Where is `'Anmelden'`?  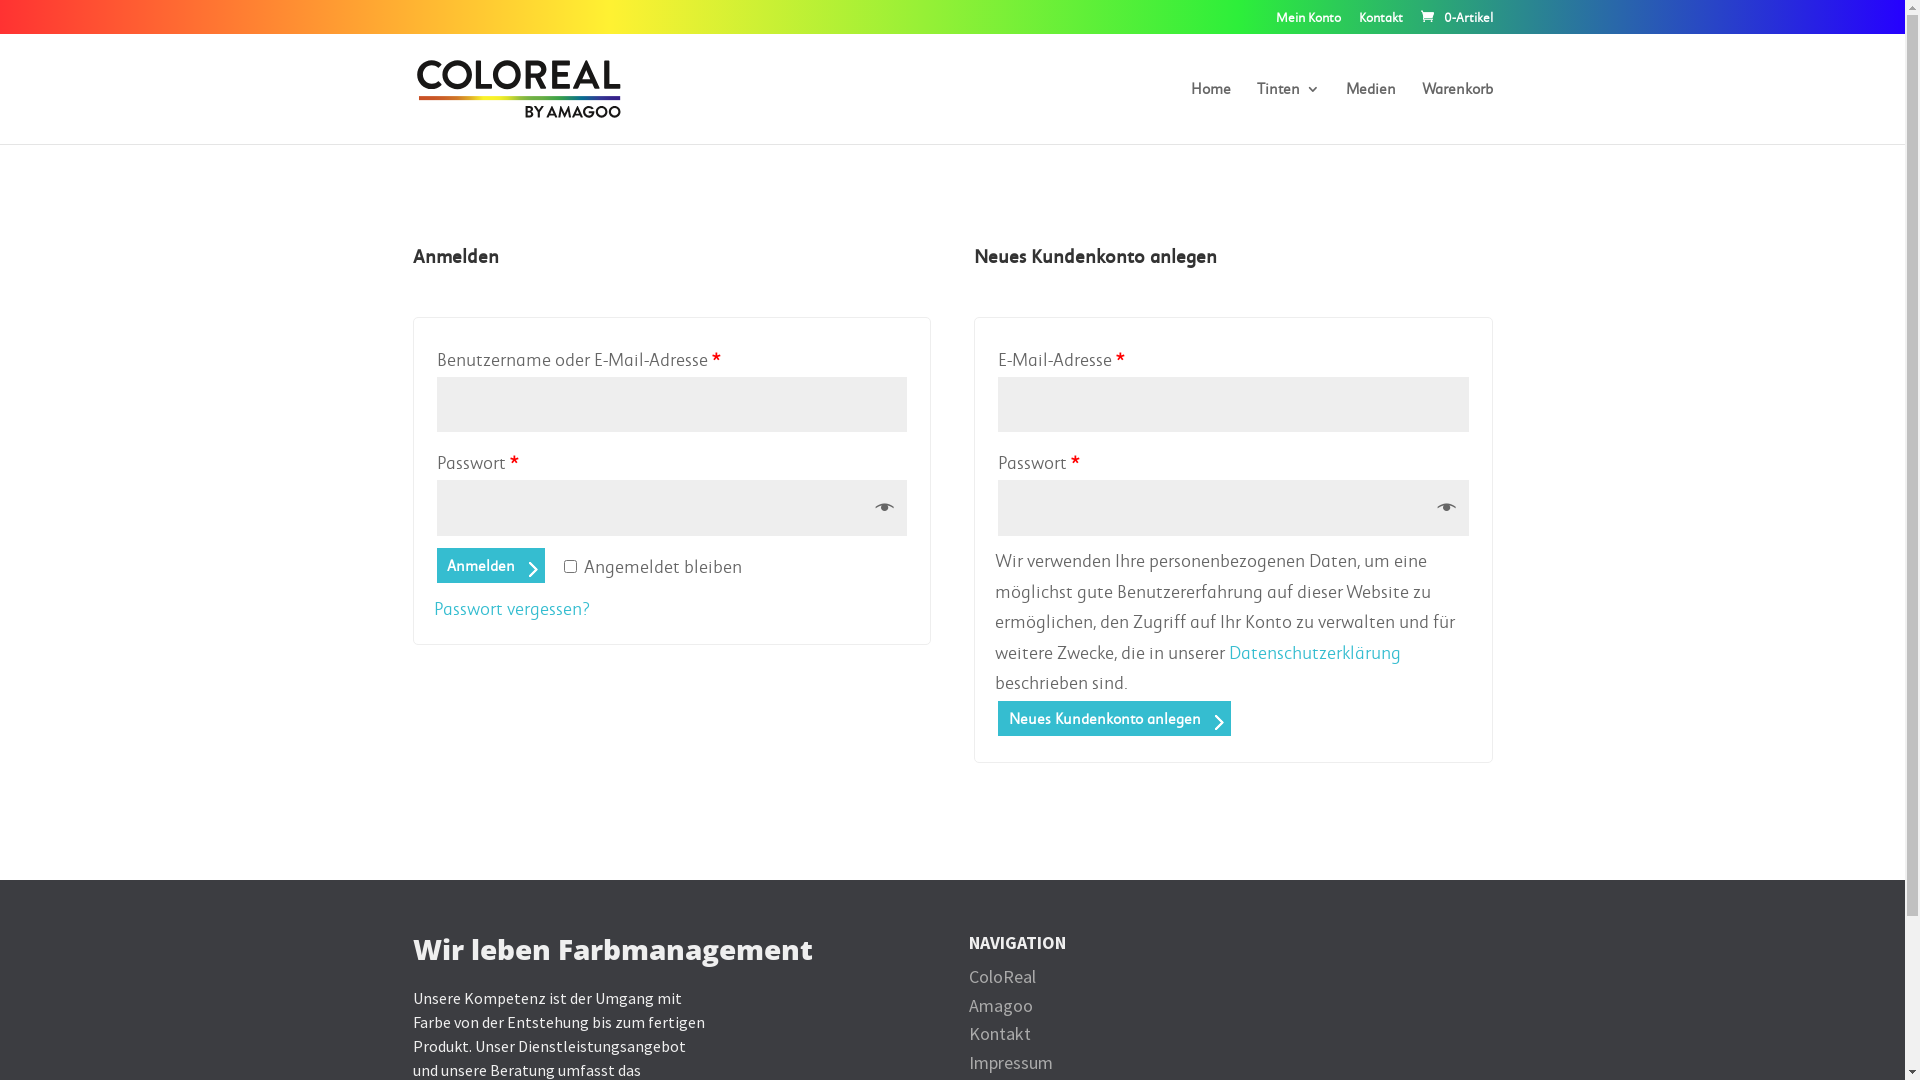
'Anmelden' is located at coordinates (490, 565).